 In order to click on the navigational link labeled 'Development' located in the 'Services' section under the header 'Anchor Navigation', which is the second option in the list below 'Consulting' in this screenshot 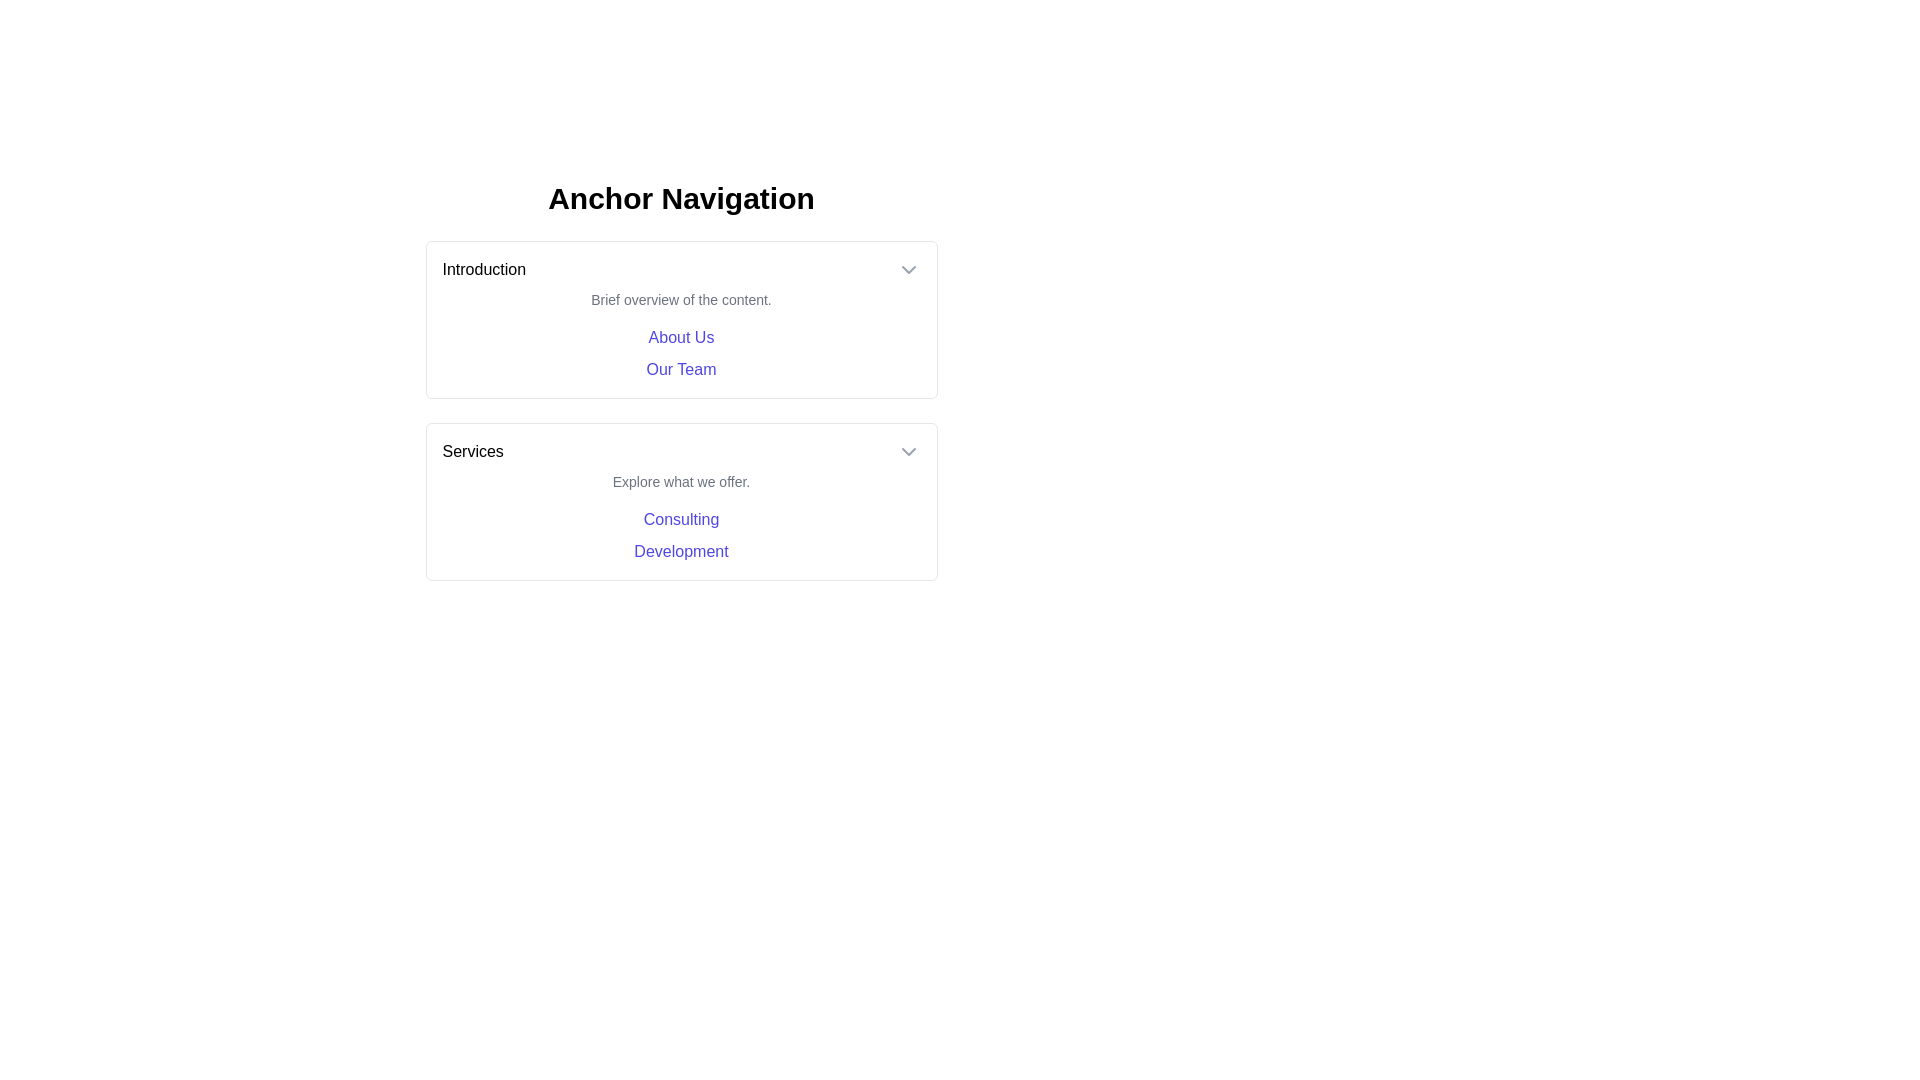, I will do `click(681, 551)`.